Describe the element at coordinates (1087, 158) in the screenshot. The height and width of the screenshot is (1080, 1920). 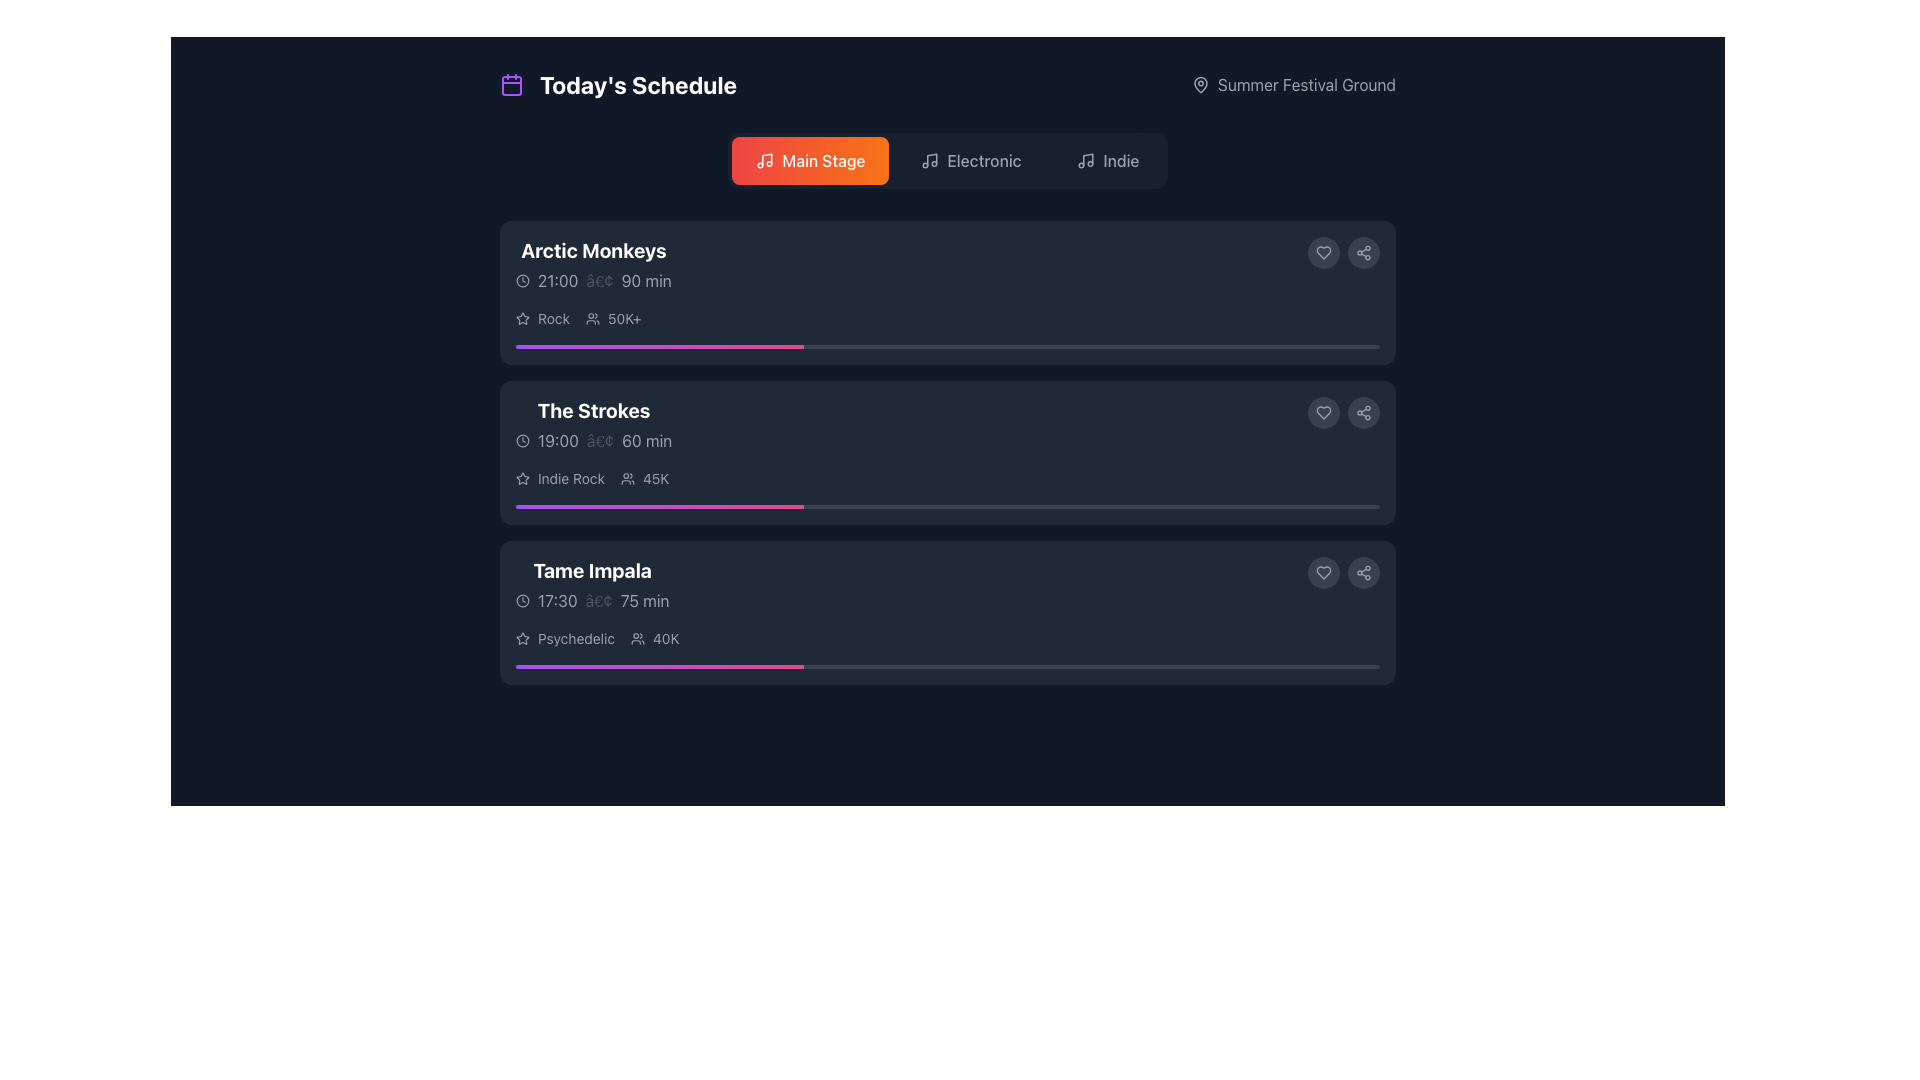
I see `vertical line of the music note icon located in the top navigation area under the 'Indie' category button by opening the developer tools` at that location.